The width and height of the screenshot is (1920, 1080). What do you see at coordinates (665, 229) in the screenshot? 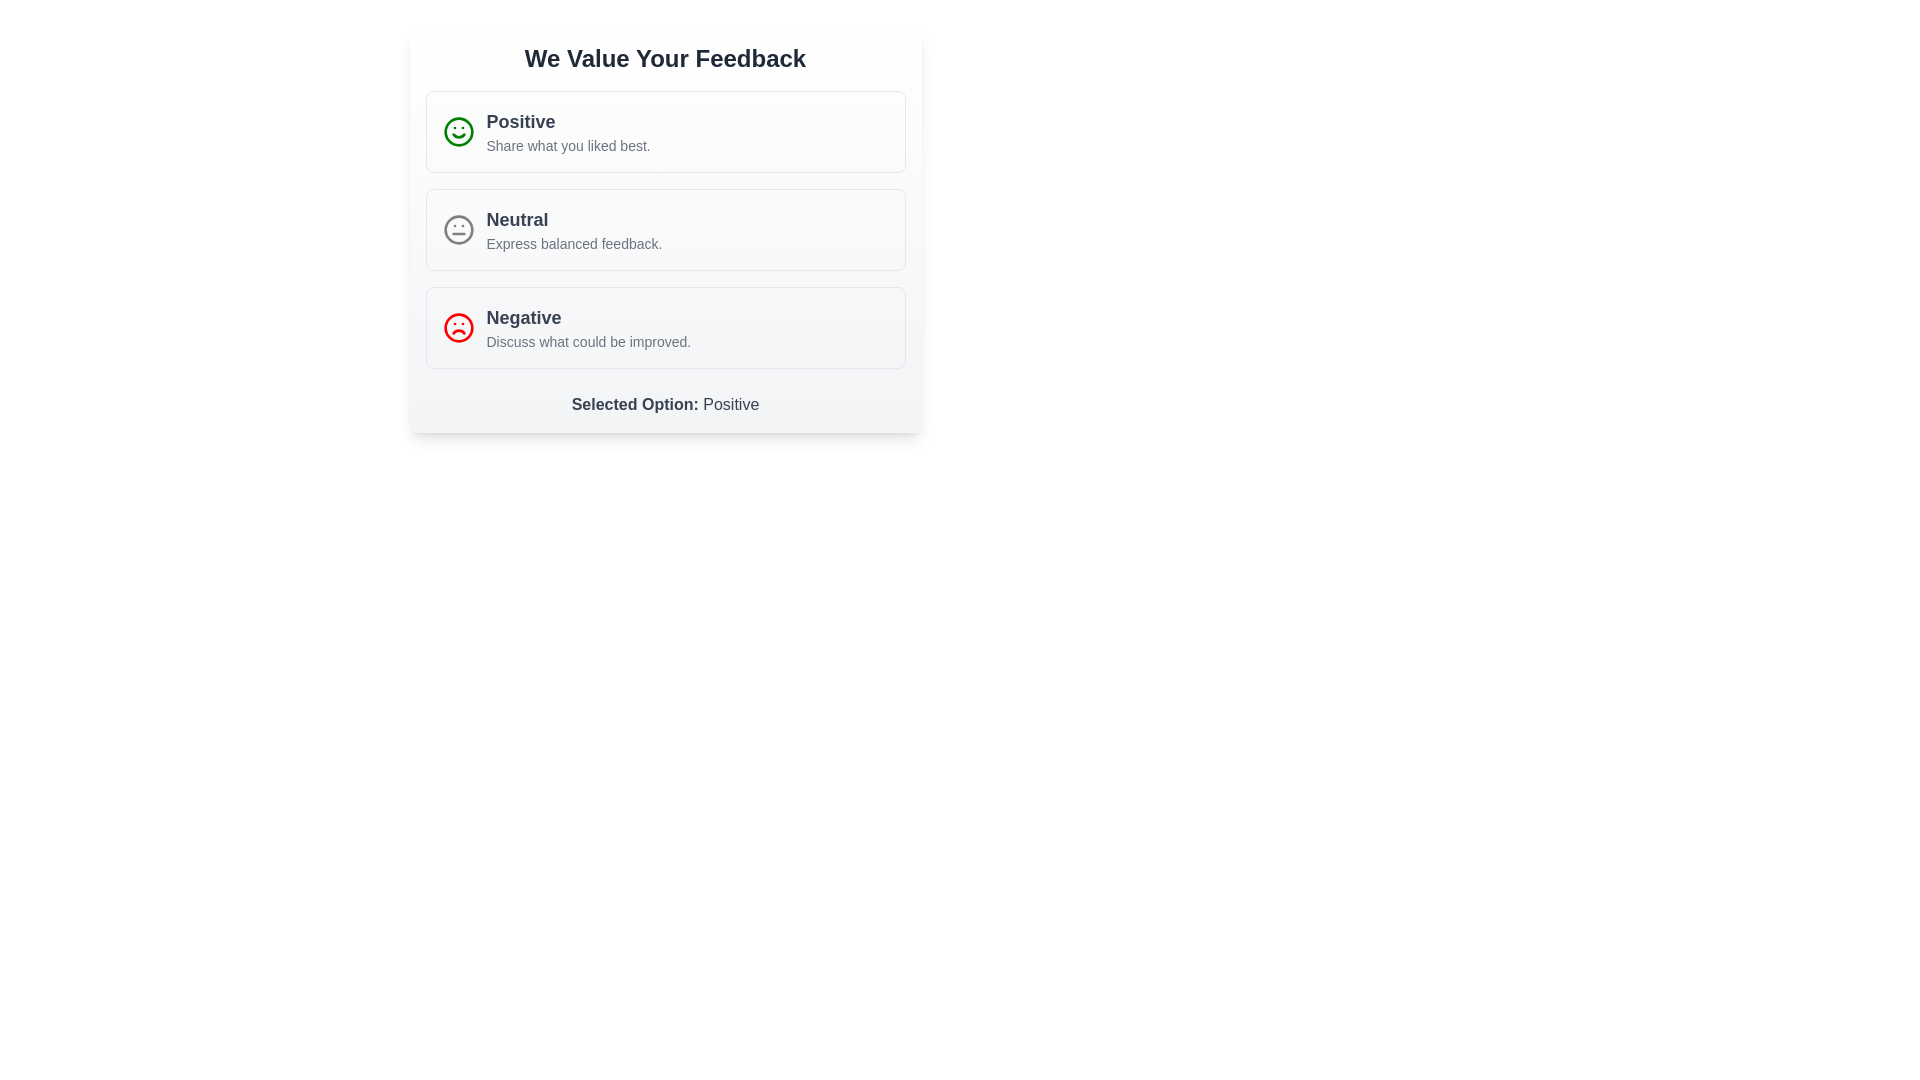
I see `to select the 'Neutral' feedback option in the second section of the feedback card titled 'We Value Your Feedback'` at bounding box center [665, 229].